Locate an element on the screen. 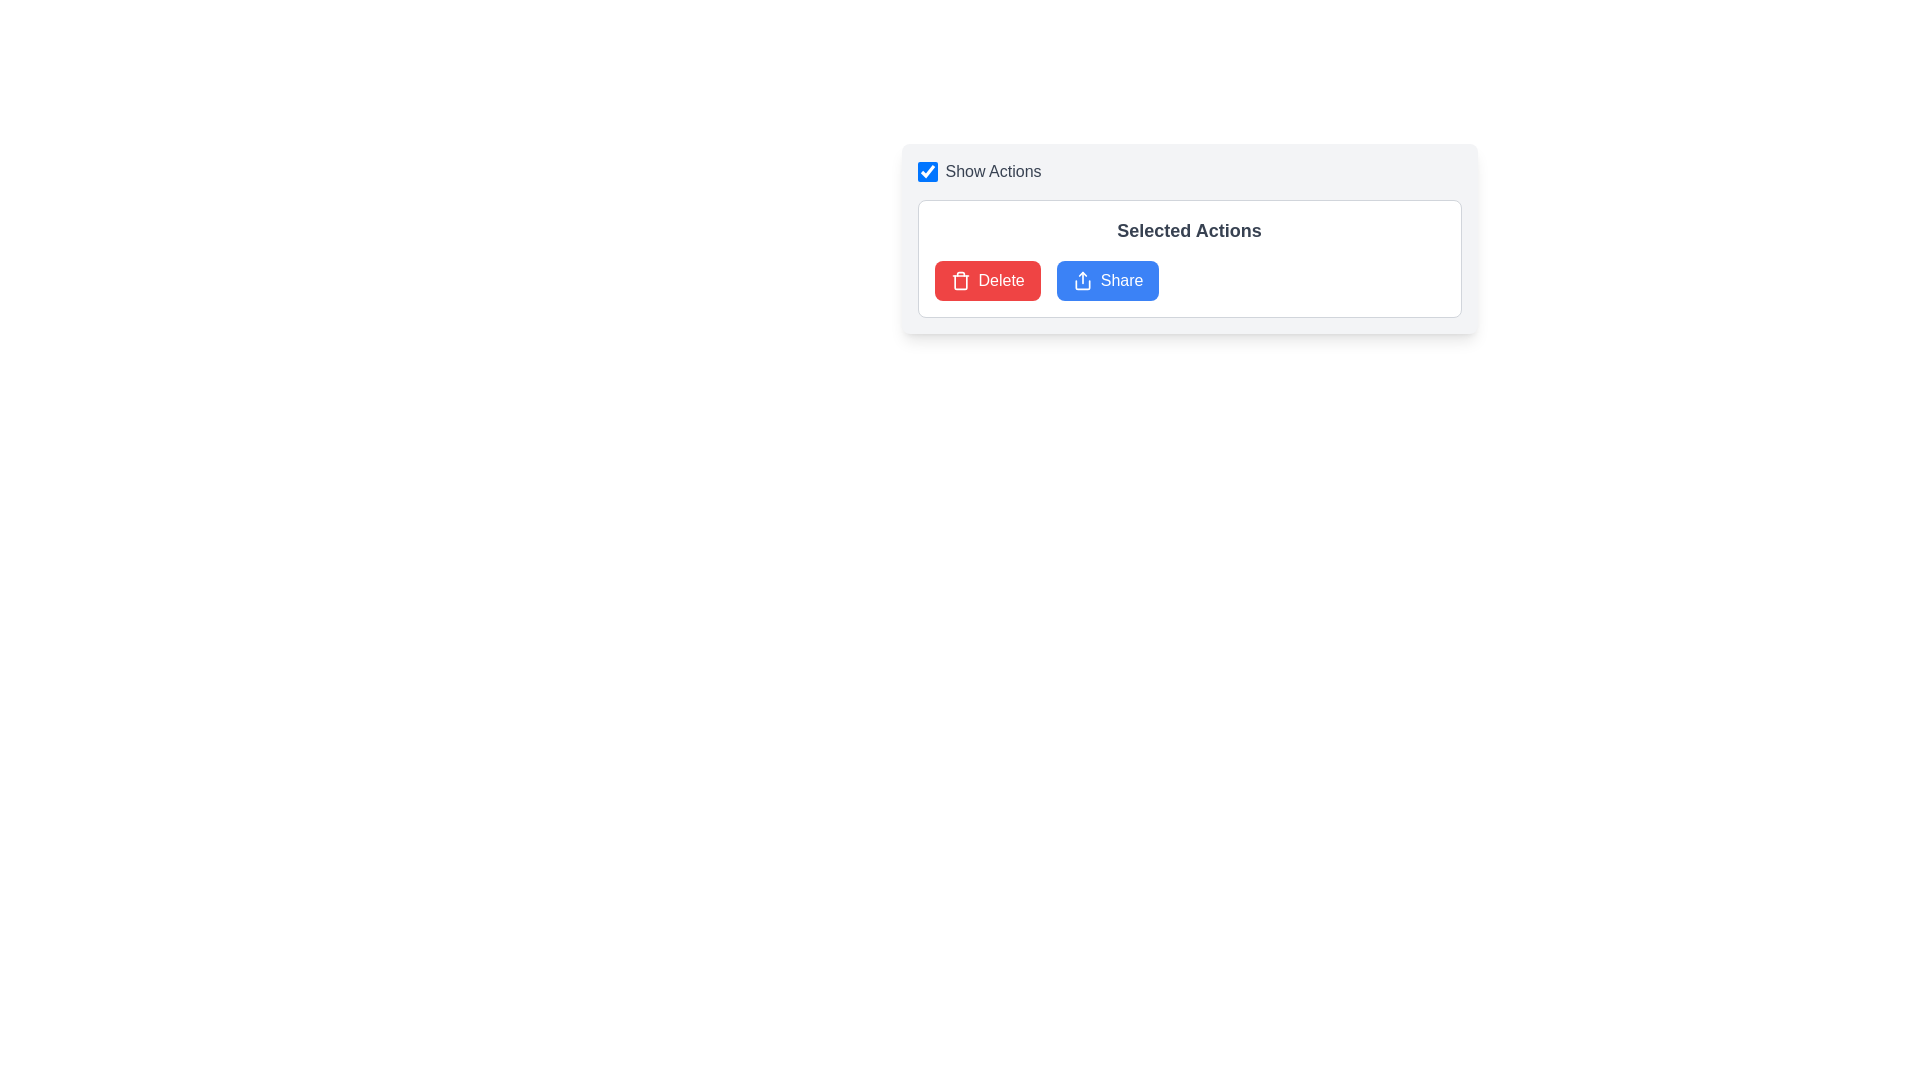  the checkbox label group located at the top-left corner of the card-like structure is located at coordinates (979, 171).